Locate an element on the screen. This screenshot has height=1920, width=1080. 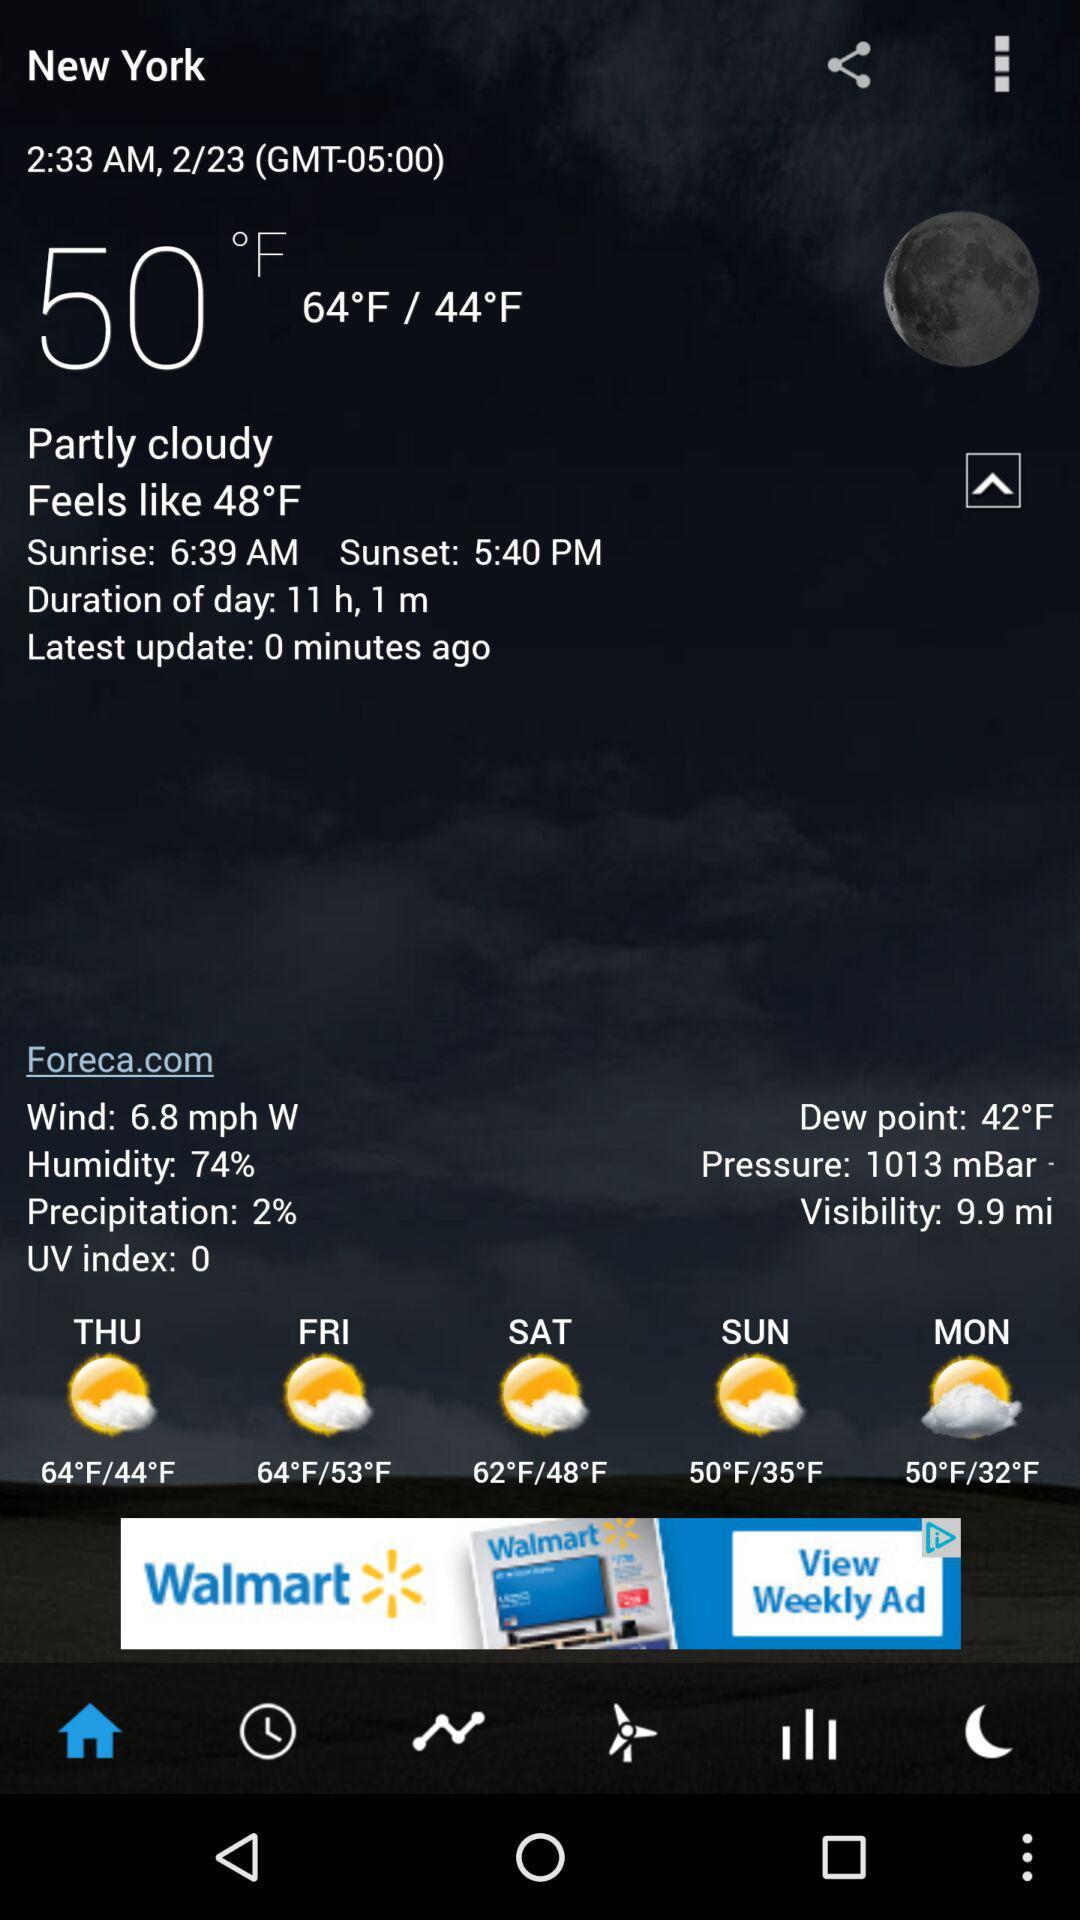
show statistics is located at coordinates (450, 1728).